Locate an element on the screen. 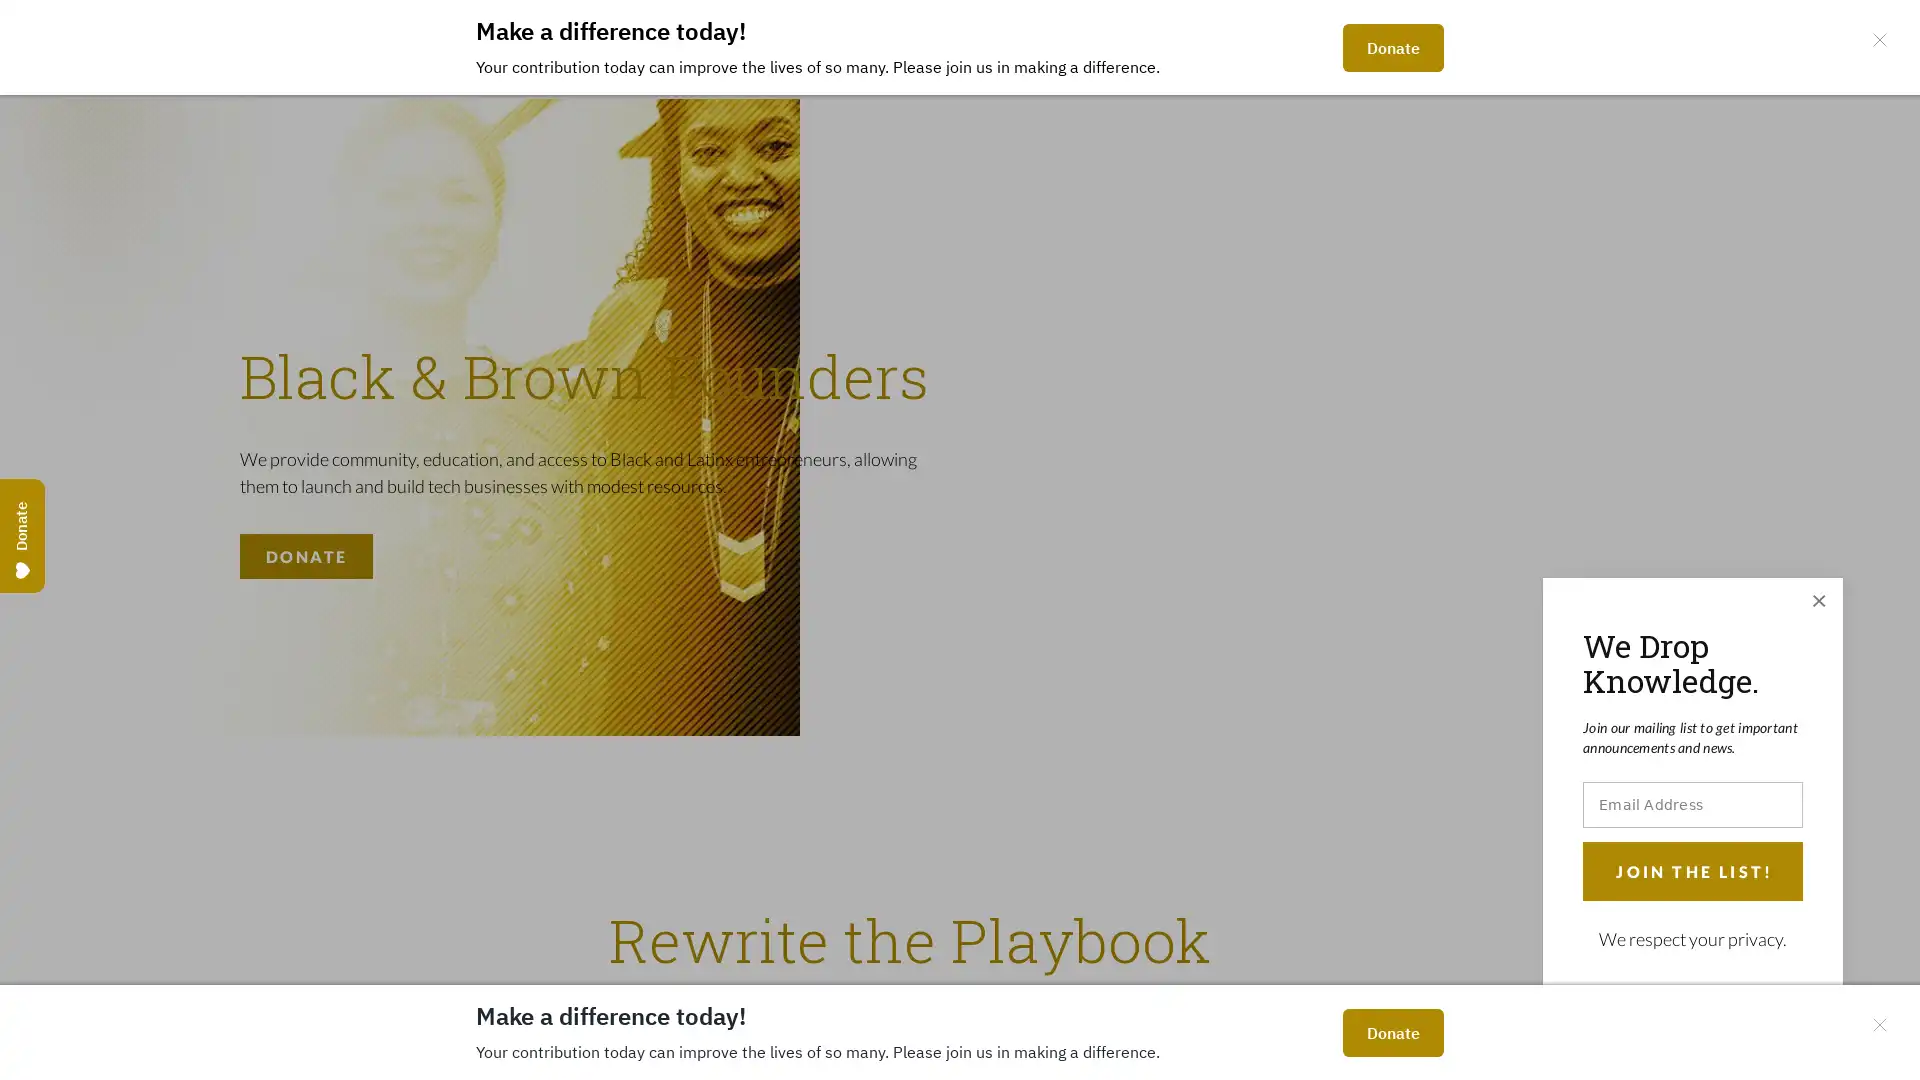  Close is located at coordinates (1818, 600).